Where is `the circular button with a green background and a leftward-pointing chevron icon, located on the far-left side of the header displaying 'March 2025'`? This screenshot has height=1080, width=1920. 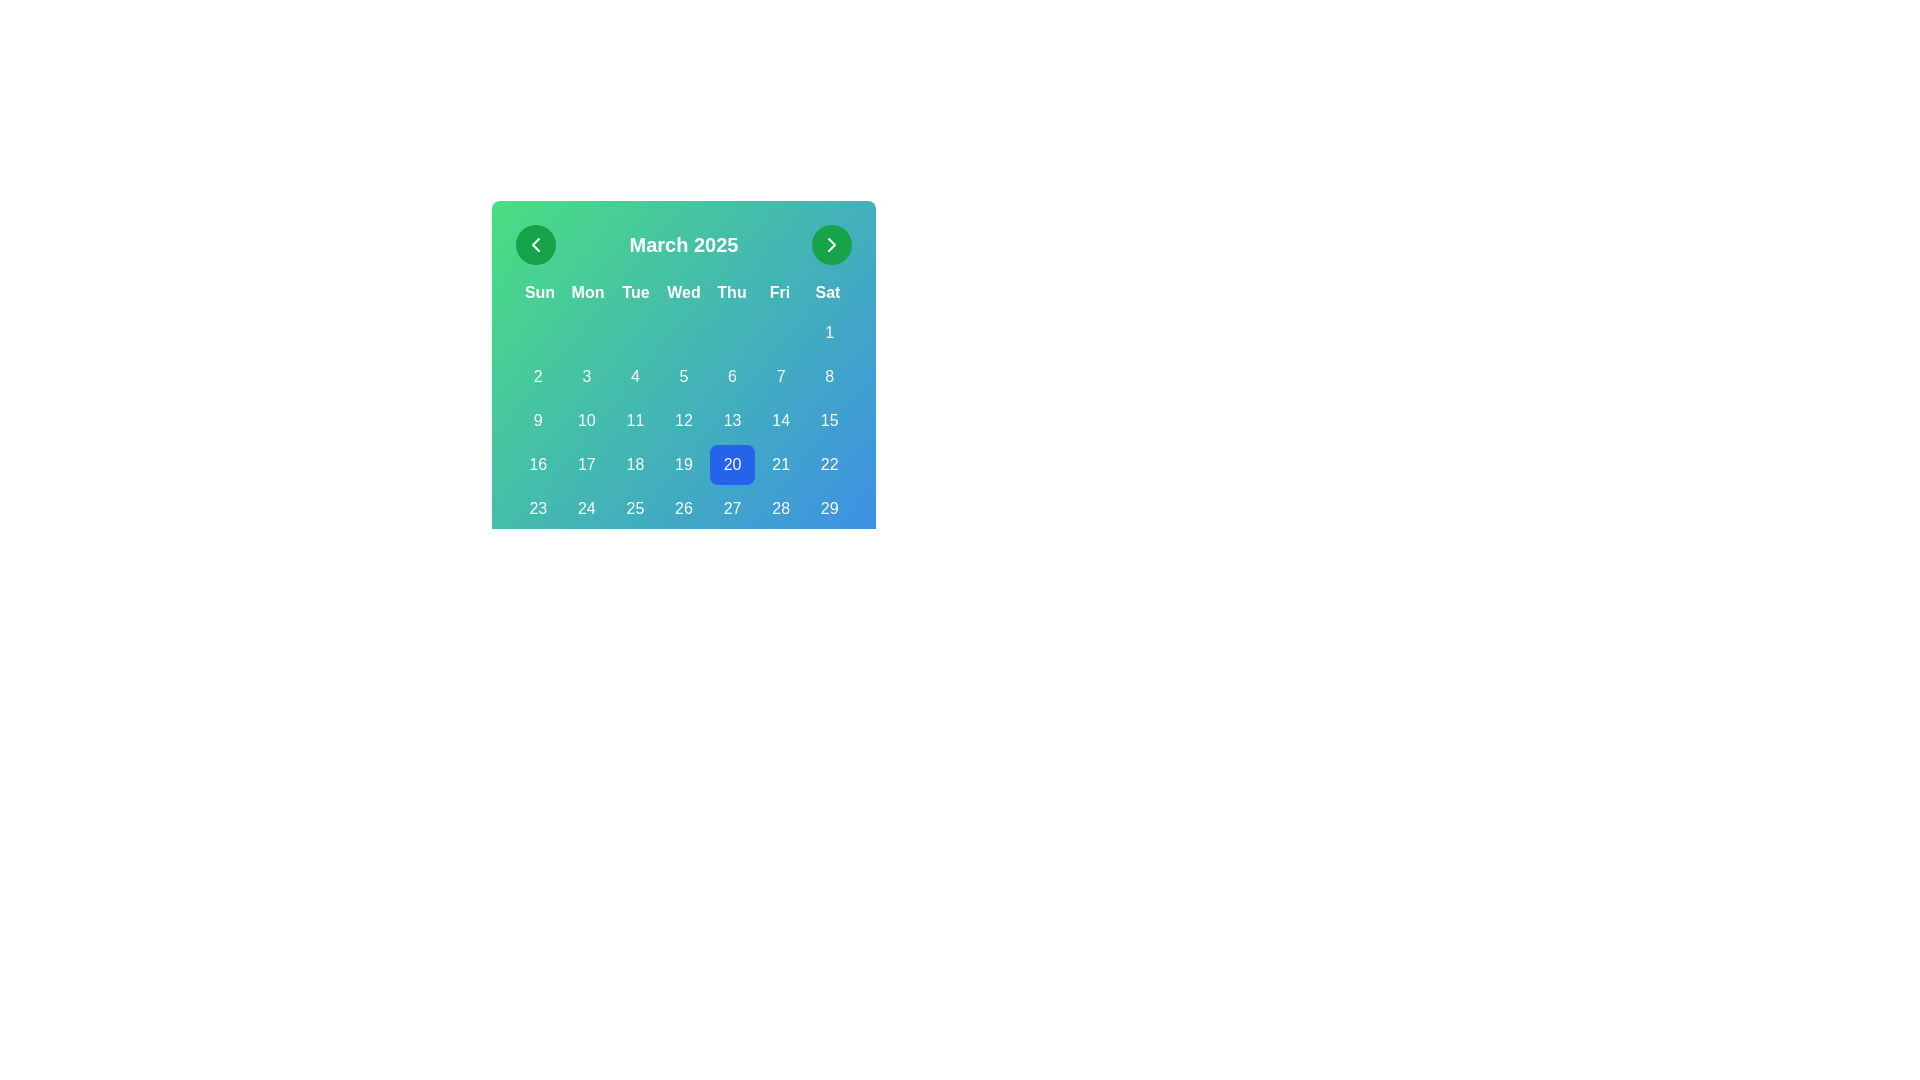 the circular button with a green background and a leftward-pointing chevron icon, located on the far-left side of the header displaying 'March 2025' is located at coordinates (536, 244).